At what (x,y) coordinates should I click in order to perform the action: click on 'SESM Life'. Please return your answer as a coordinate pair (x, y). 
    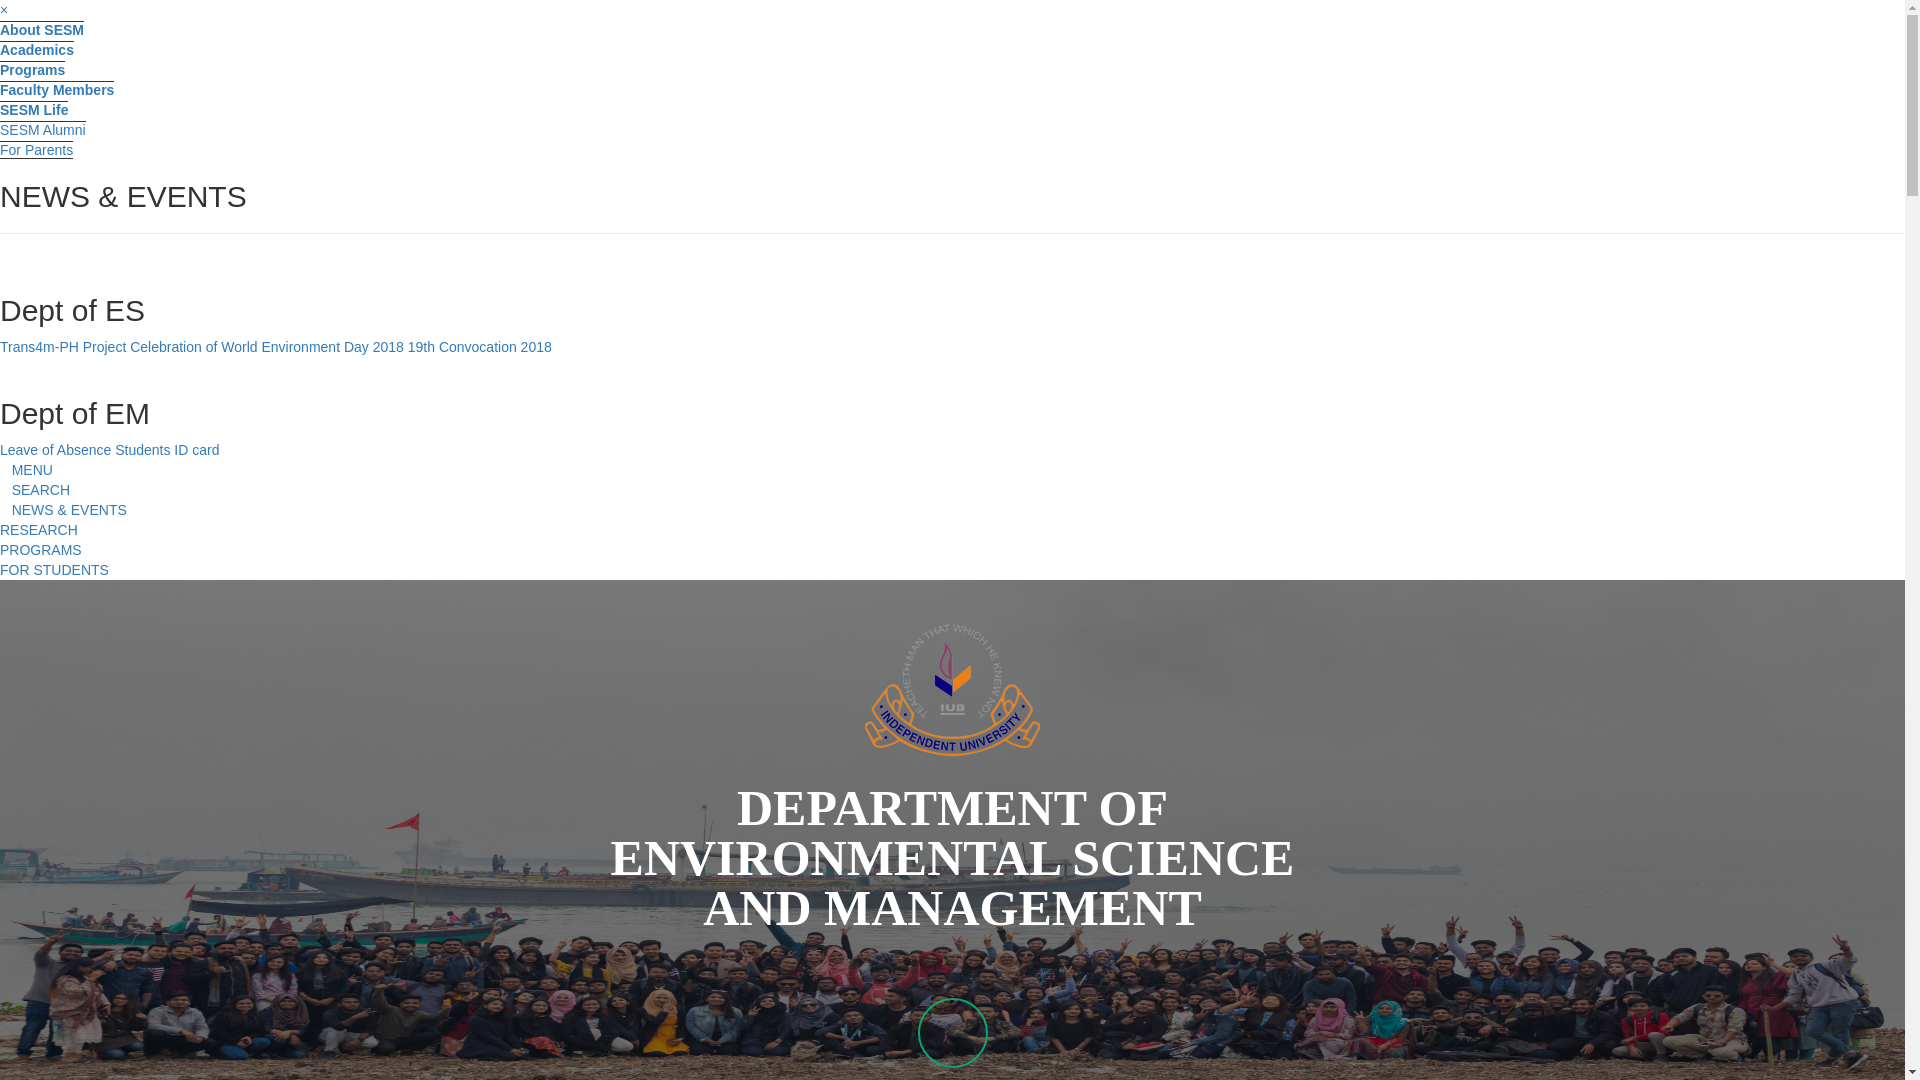
    Looking at the image, I should click on (33, 109).